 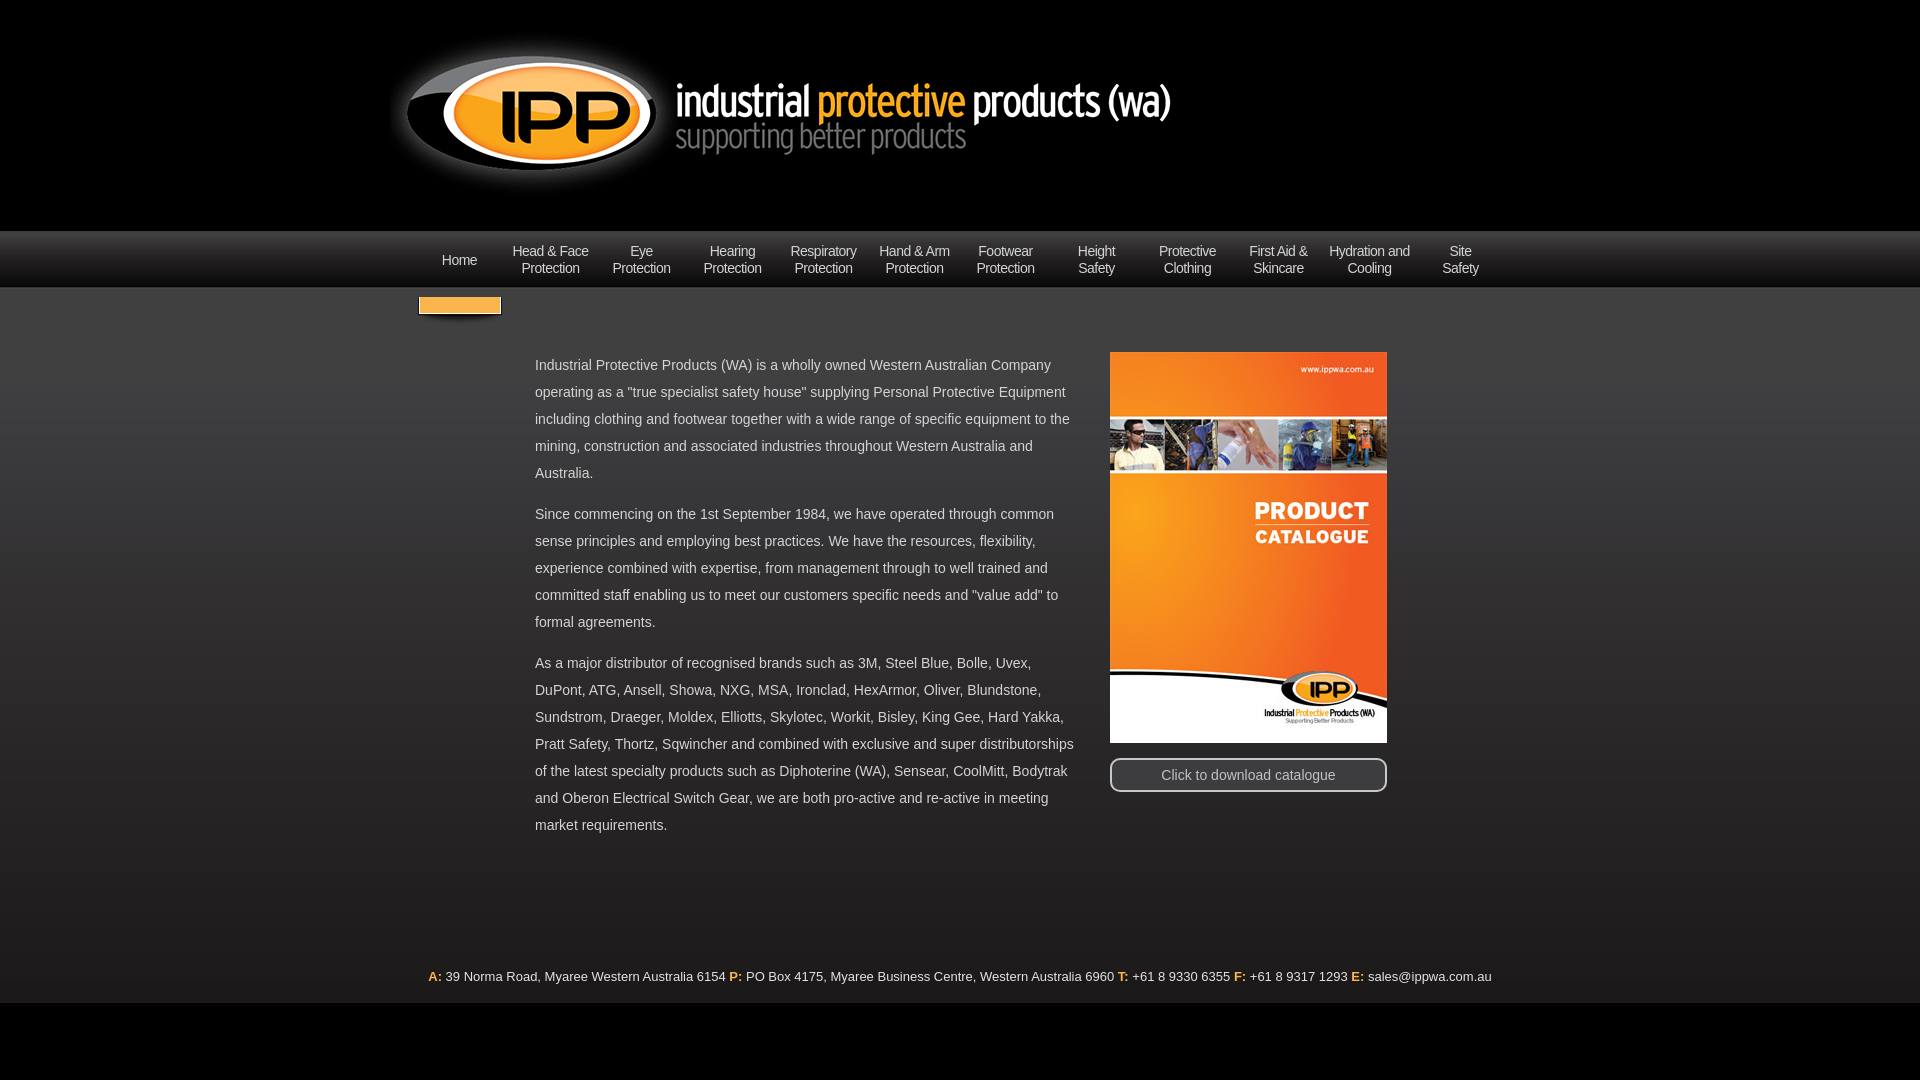 What do you see at coordinates (550, 258) in the screenshot?
I see `'Head & Face Protection'` at bounding box center [550, 258].